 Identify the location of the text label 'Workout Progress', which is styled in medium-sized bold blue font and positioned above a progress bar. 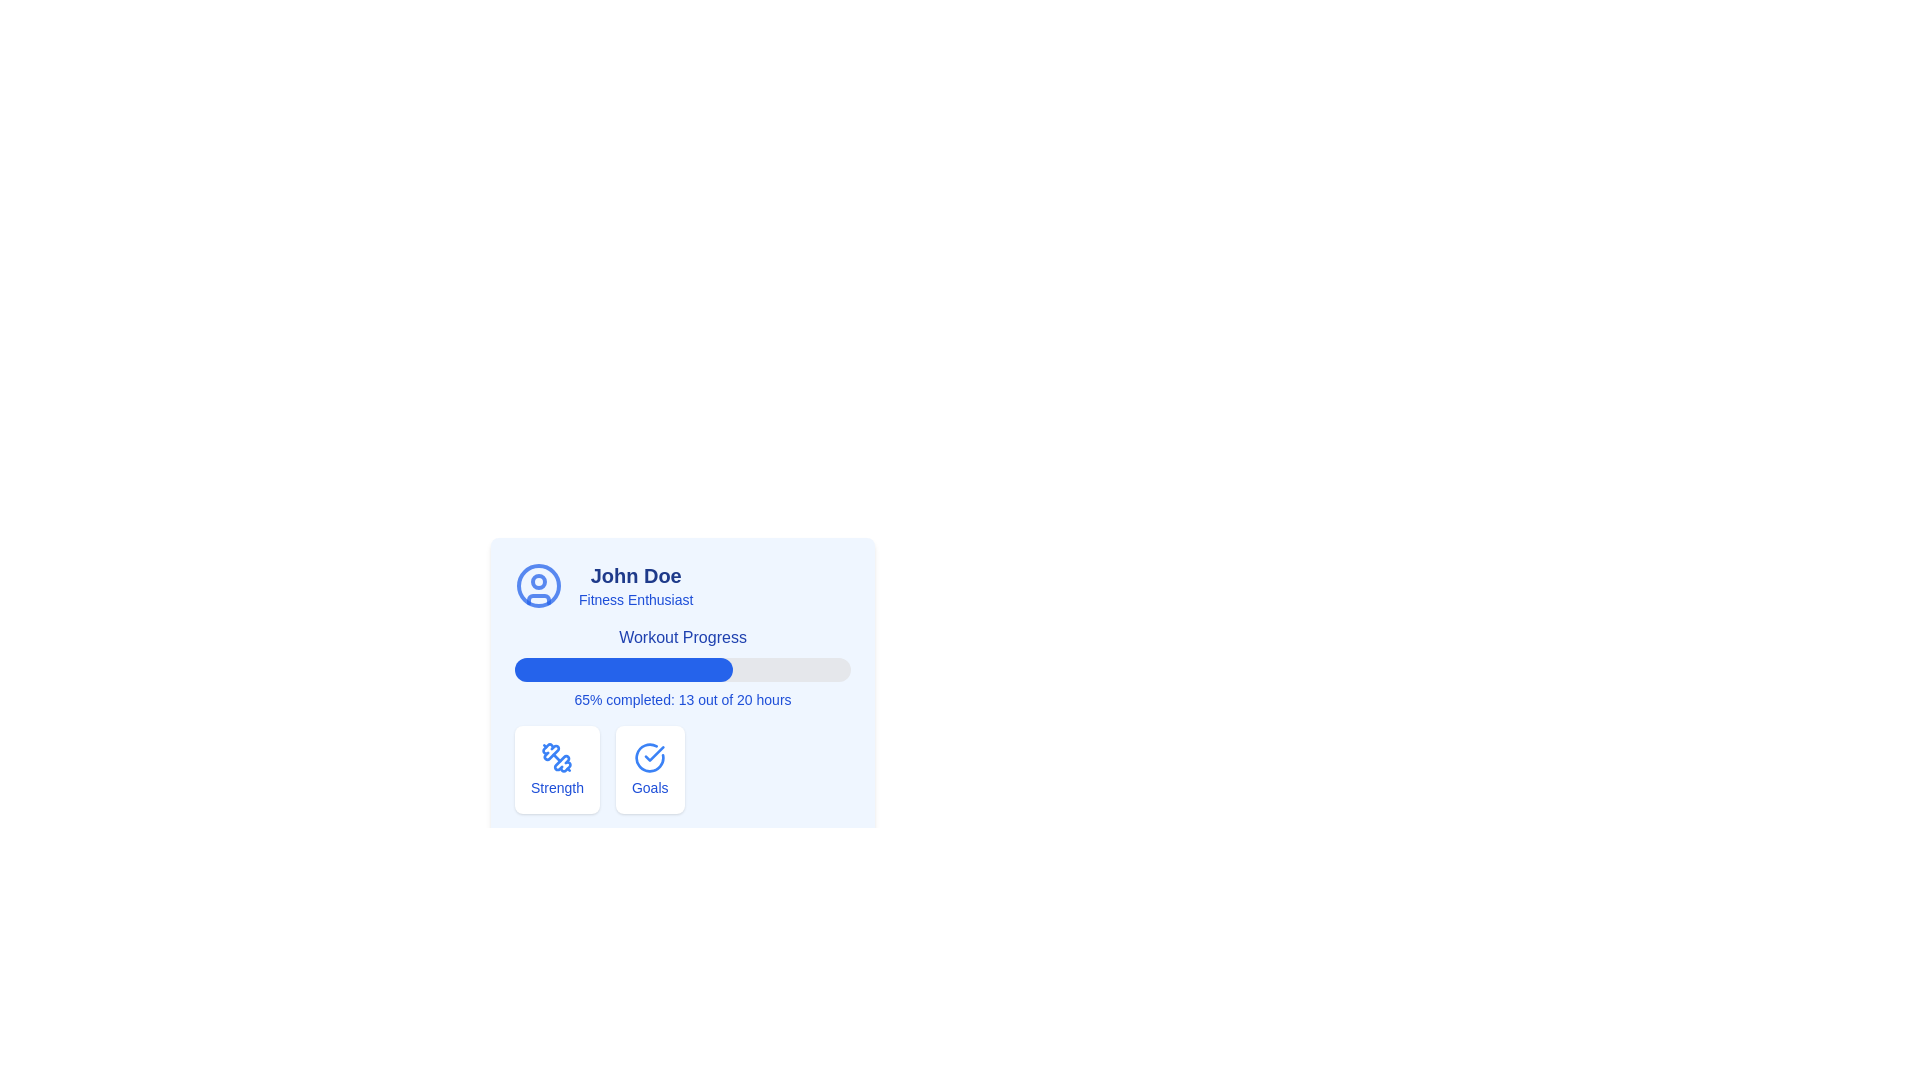
(682, 637).